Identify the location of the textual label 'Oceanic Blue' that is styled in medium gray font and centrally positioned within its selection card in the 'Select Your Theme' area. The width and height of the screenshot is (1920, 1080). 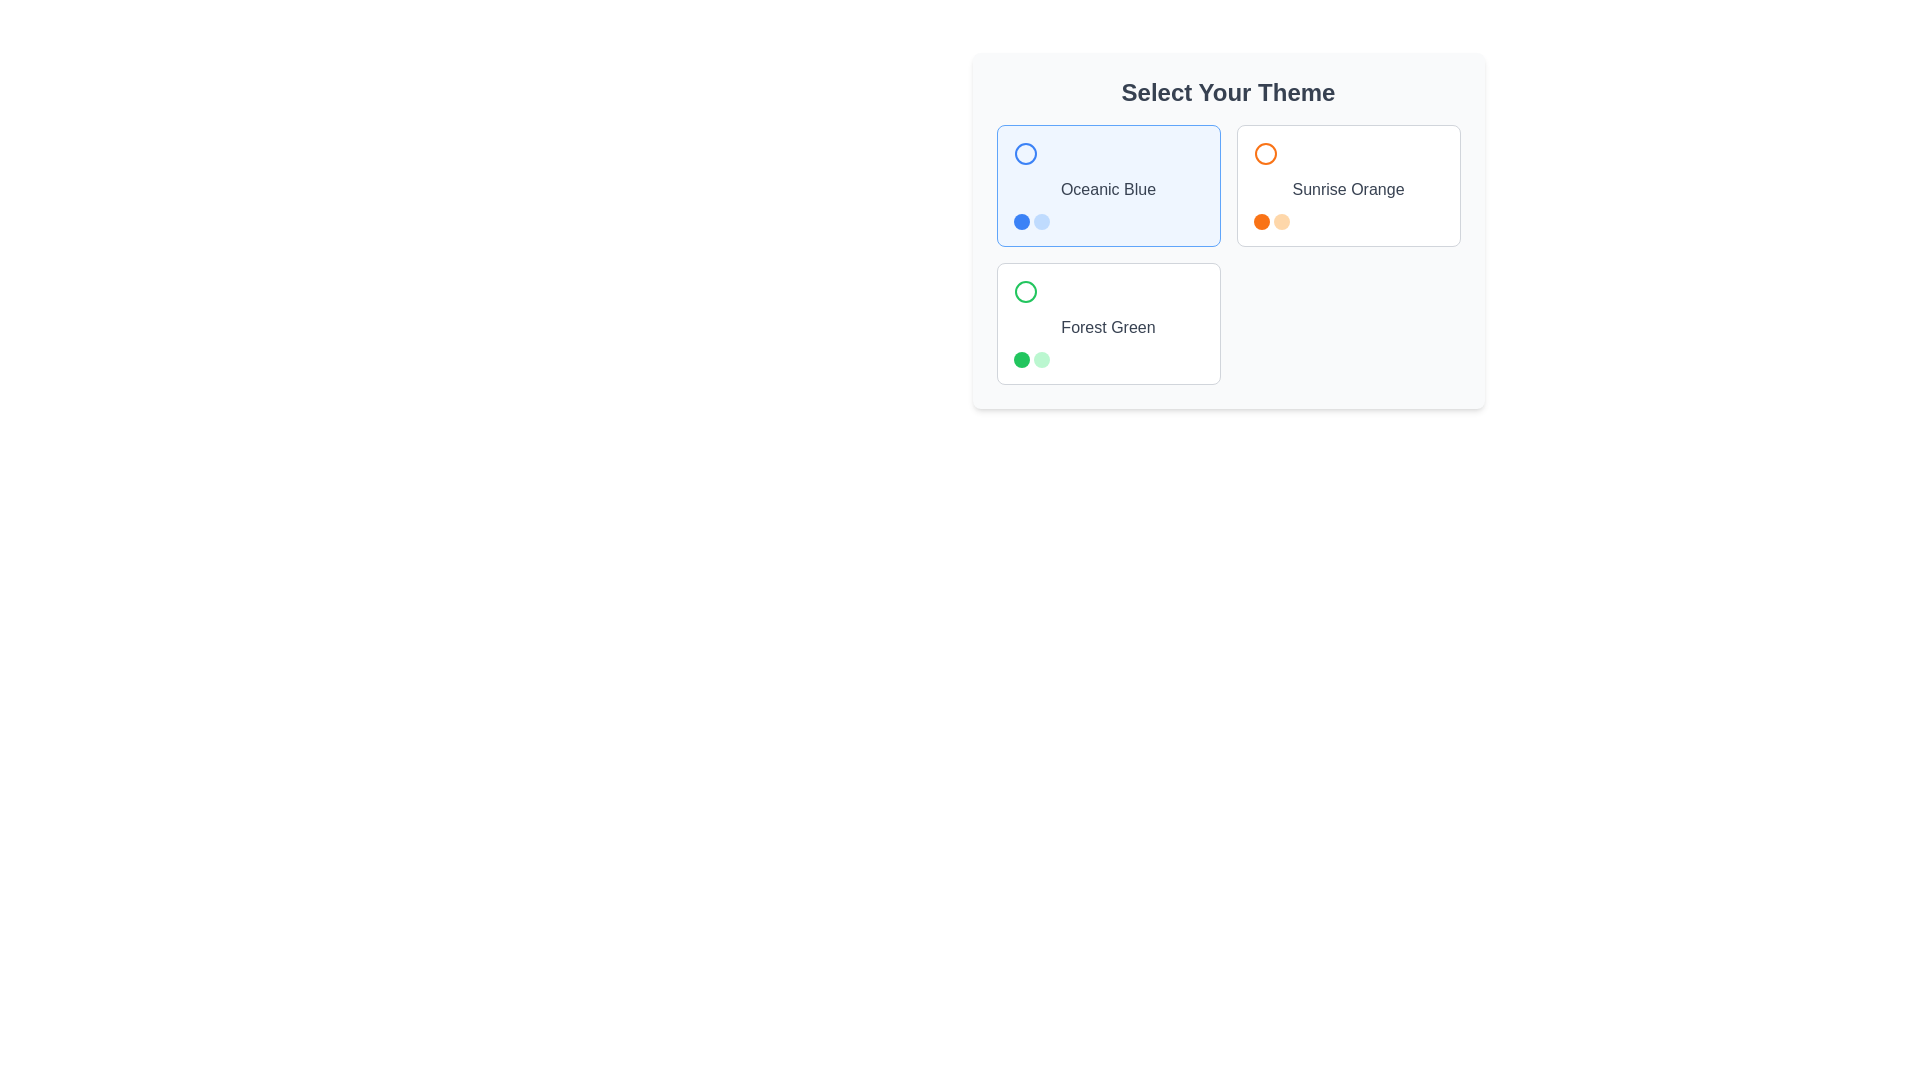
(1107, 189).